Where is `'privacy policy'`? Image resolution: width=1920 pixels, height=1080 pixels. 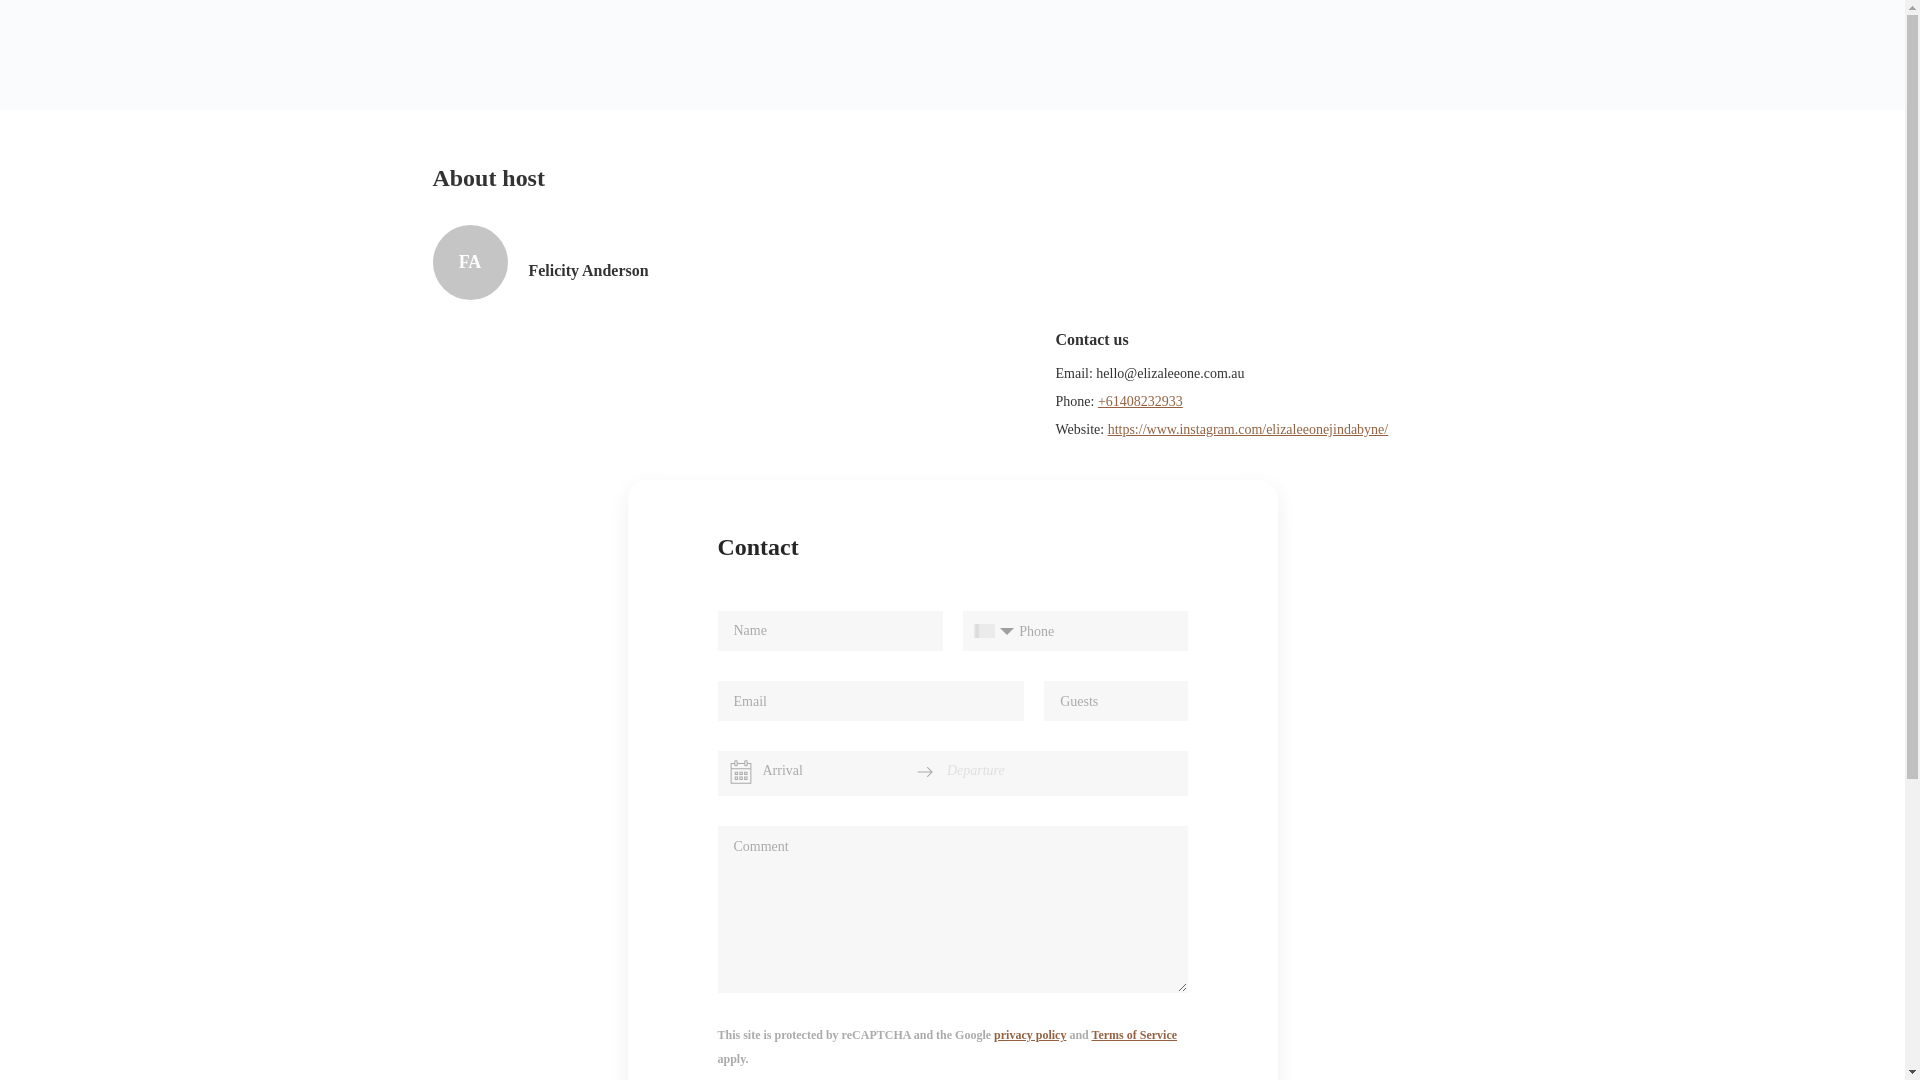 'privacy policy' is located at coordinates (1030, 1034).